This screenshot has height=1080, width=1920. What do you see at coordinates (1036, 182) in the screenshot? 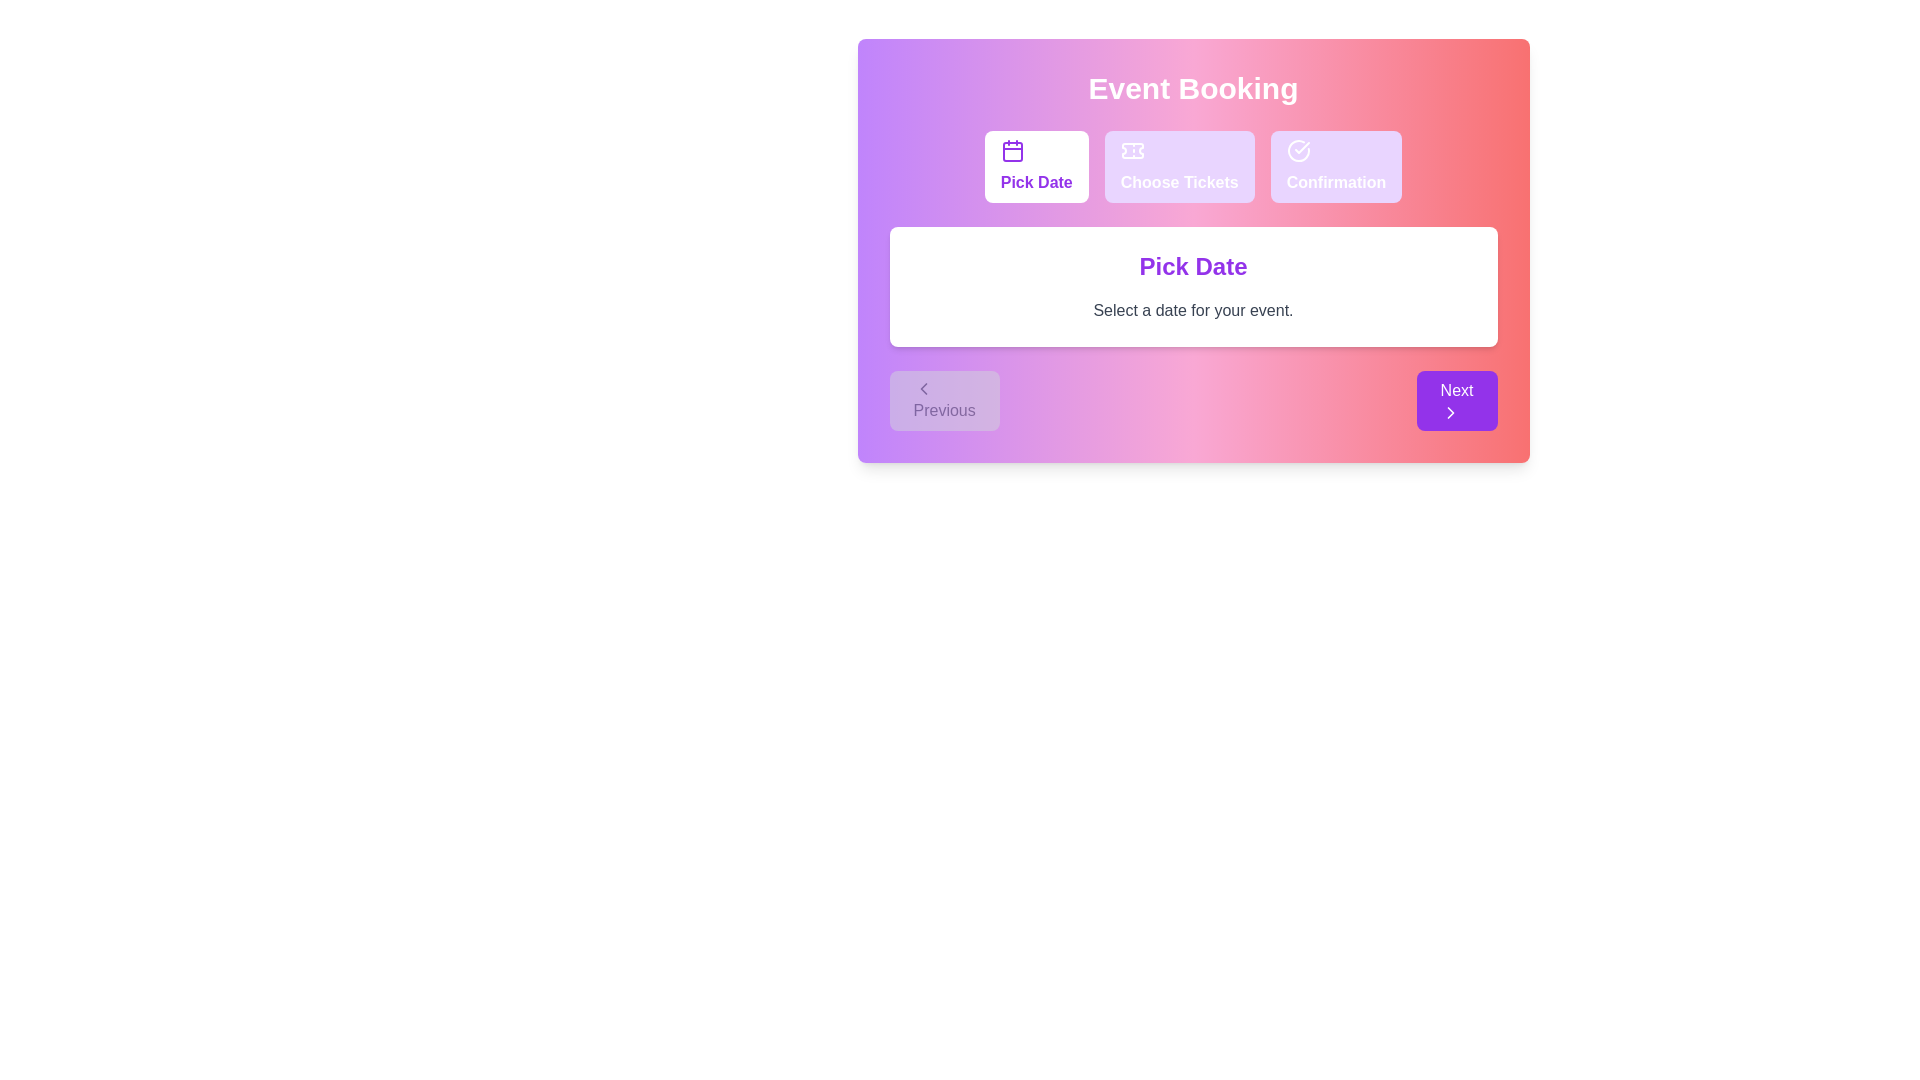
I see `the 'Pick Date' label in the multi-step process, which is part of the horizontal selection menu and located below the calendar icon` at bounding box center [1036, 182].